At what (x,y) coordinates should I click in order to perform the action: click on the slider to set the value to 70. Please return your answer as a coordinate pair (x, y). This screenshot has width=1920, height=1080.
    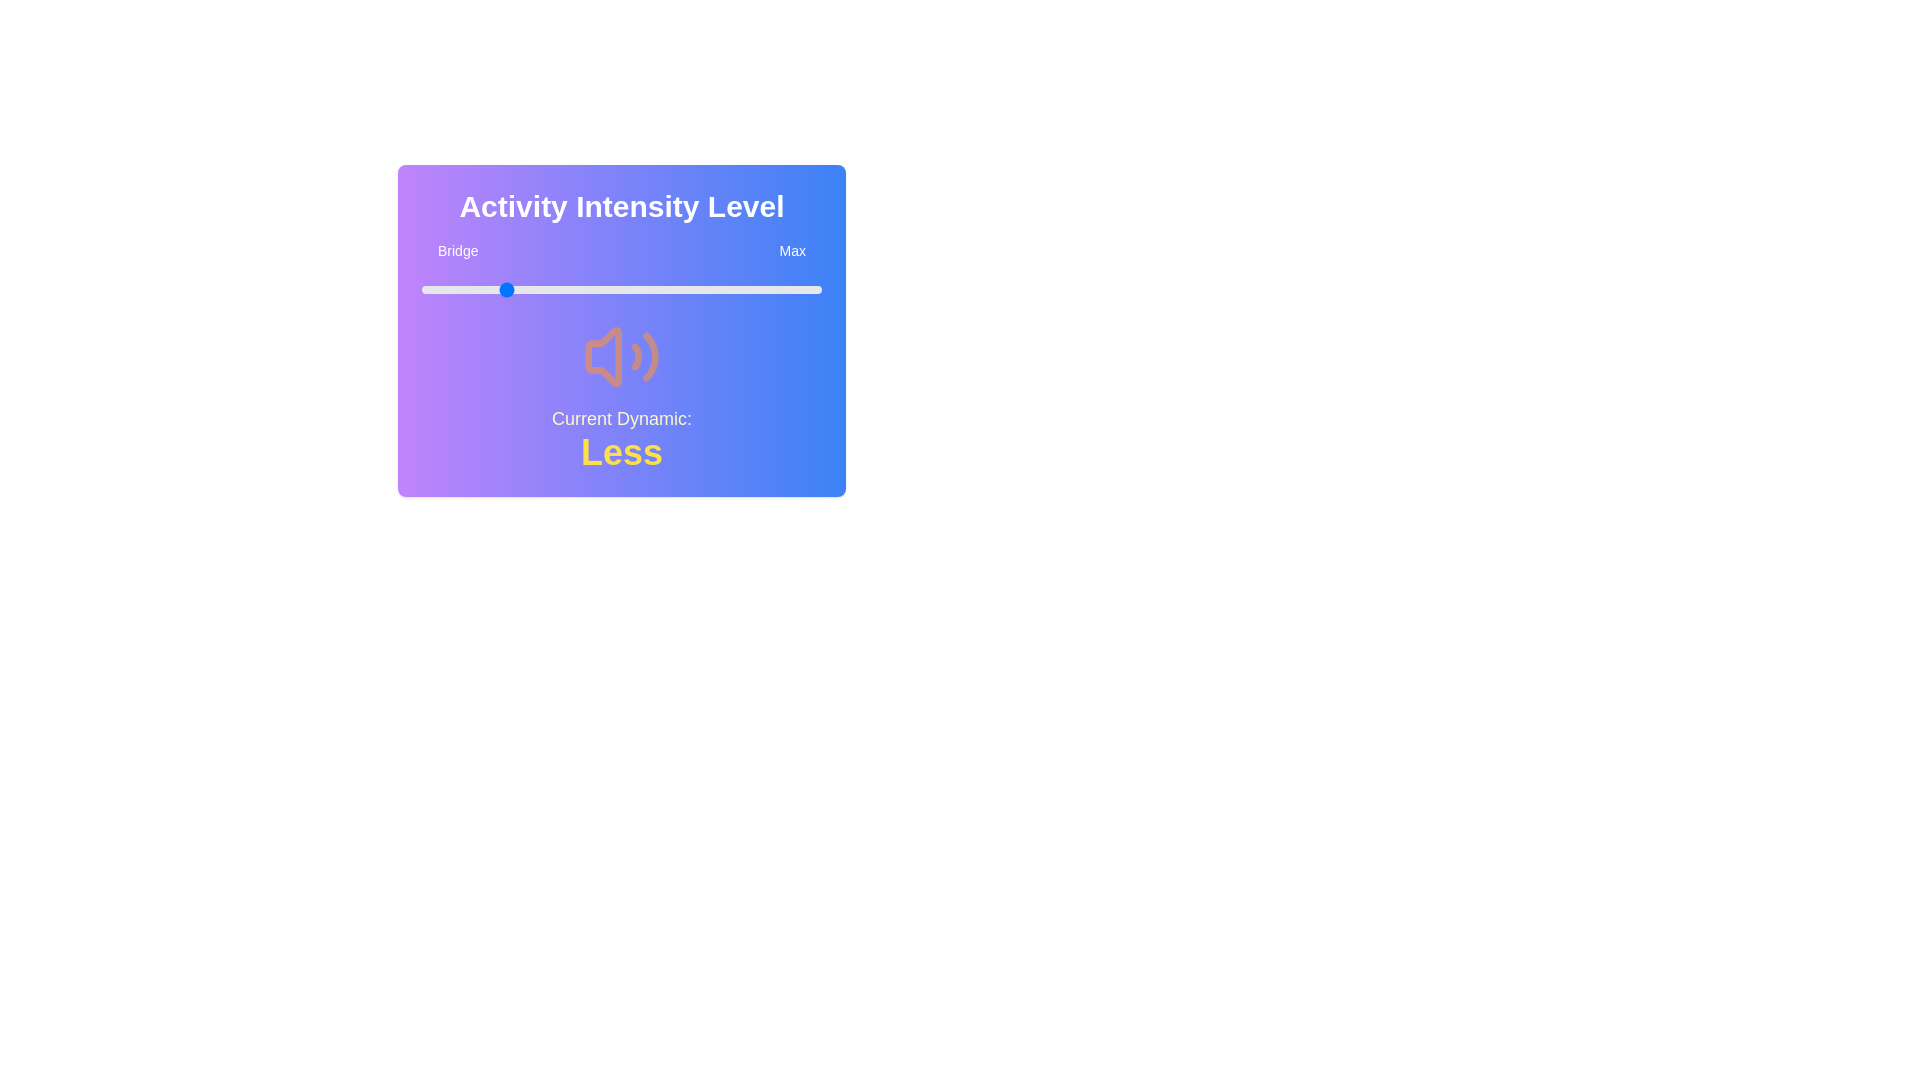
    Looking at the image, I should click on (701, 289).